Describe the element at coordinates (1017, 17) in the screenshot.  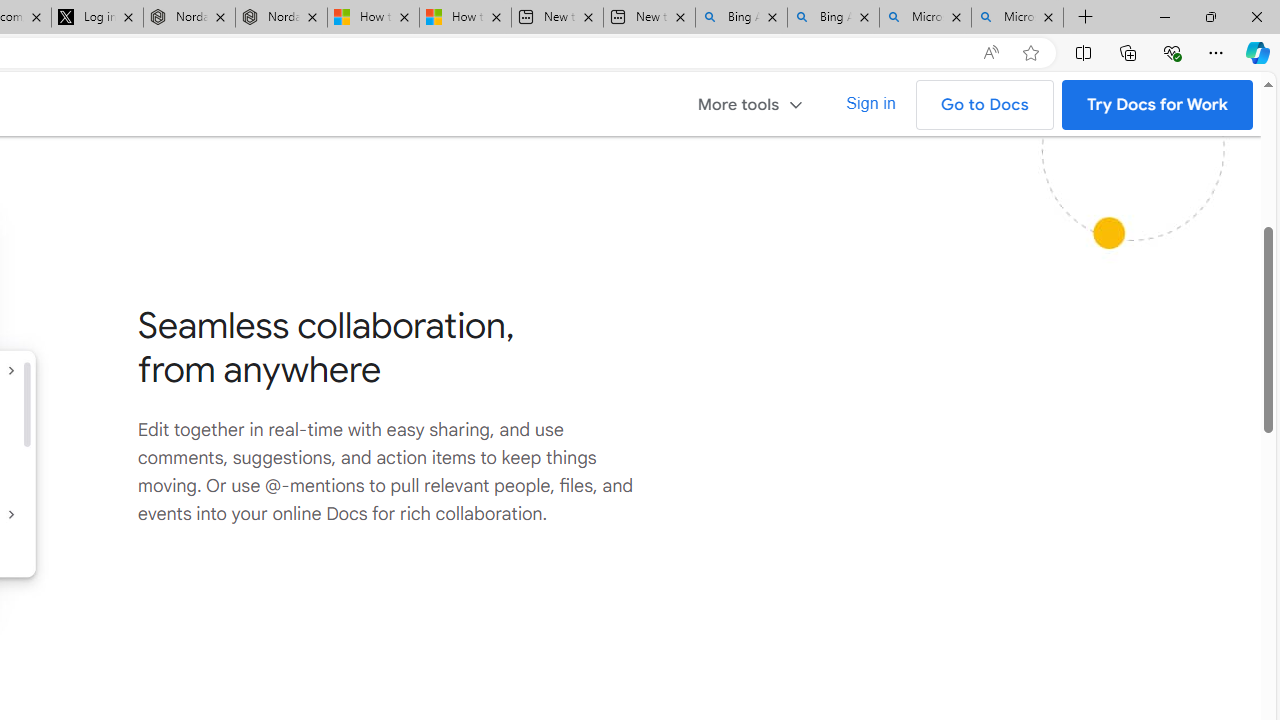
I see `'Microsoft Bing Timeline - Search'` at that location.